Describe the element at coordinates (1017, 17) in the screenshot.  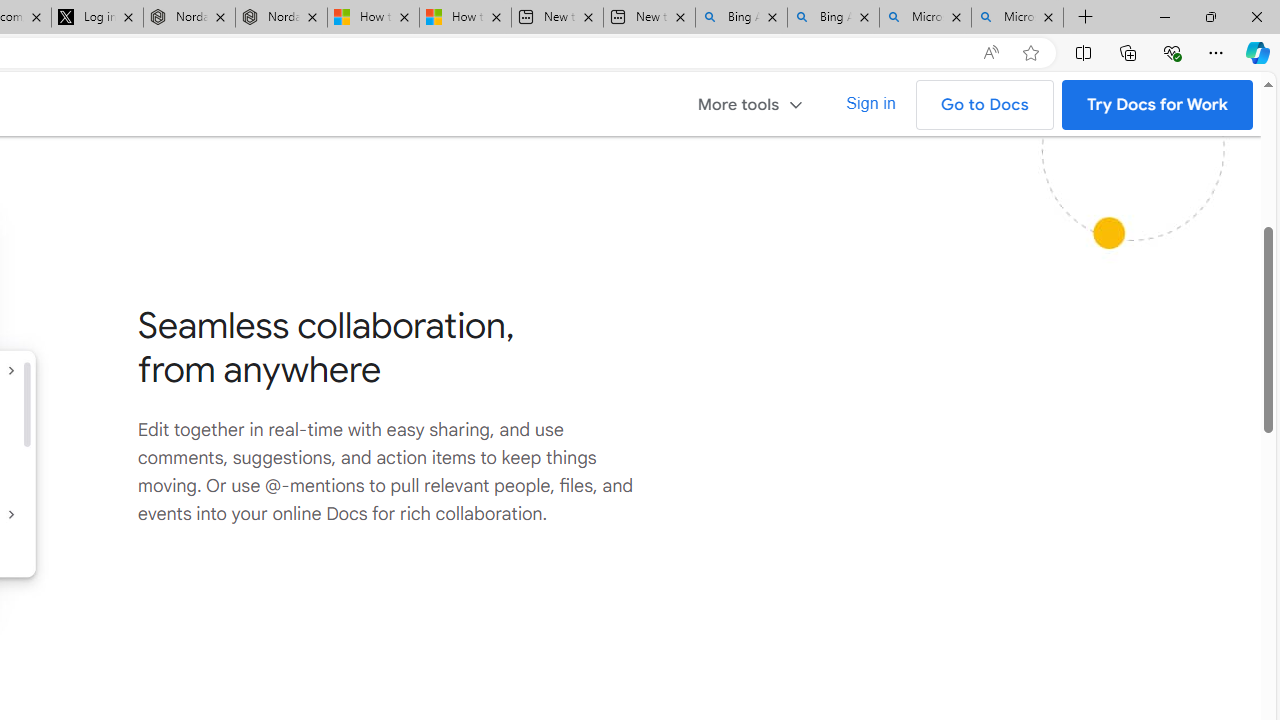
I see `'Microsoft Bing Timeline - Search'` at that location.